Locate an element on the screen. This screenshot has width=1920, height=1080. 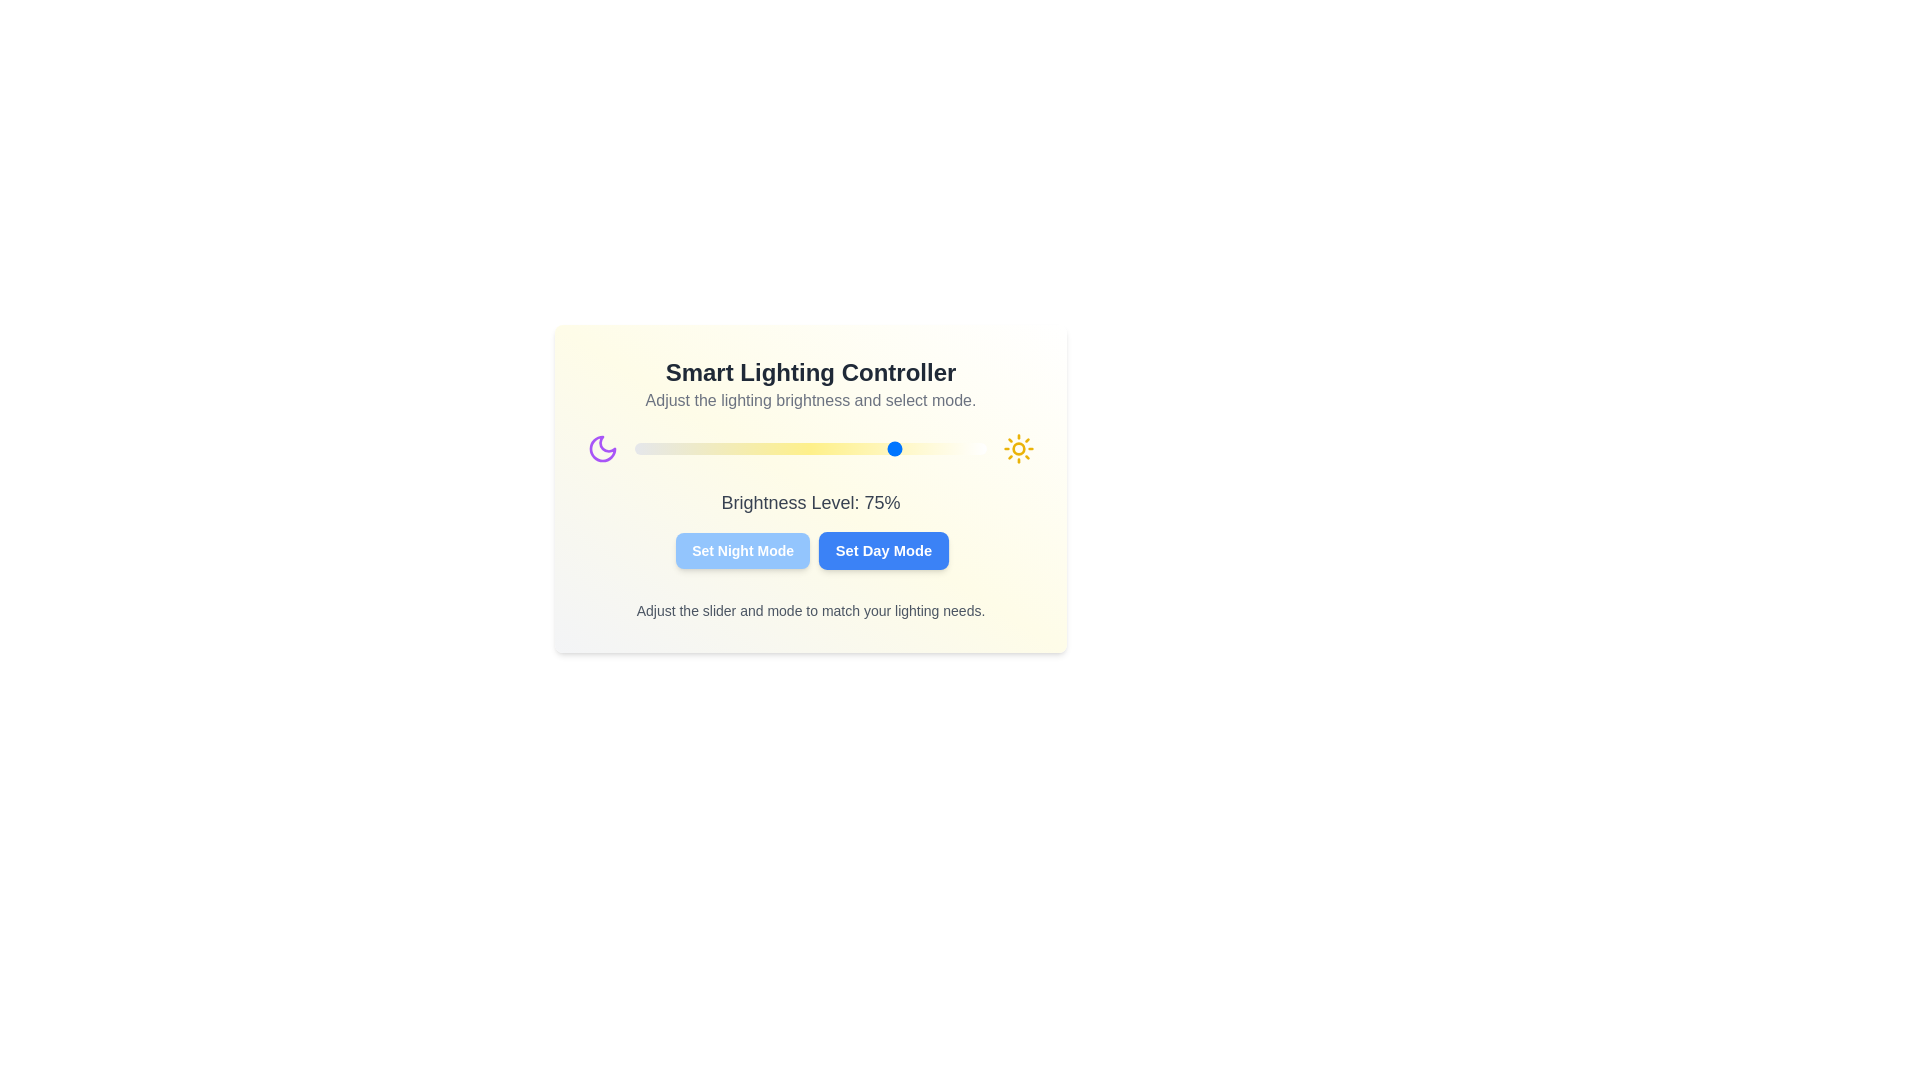
'Set Night Mode' button is located at coordinates (742, 551).